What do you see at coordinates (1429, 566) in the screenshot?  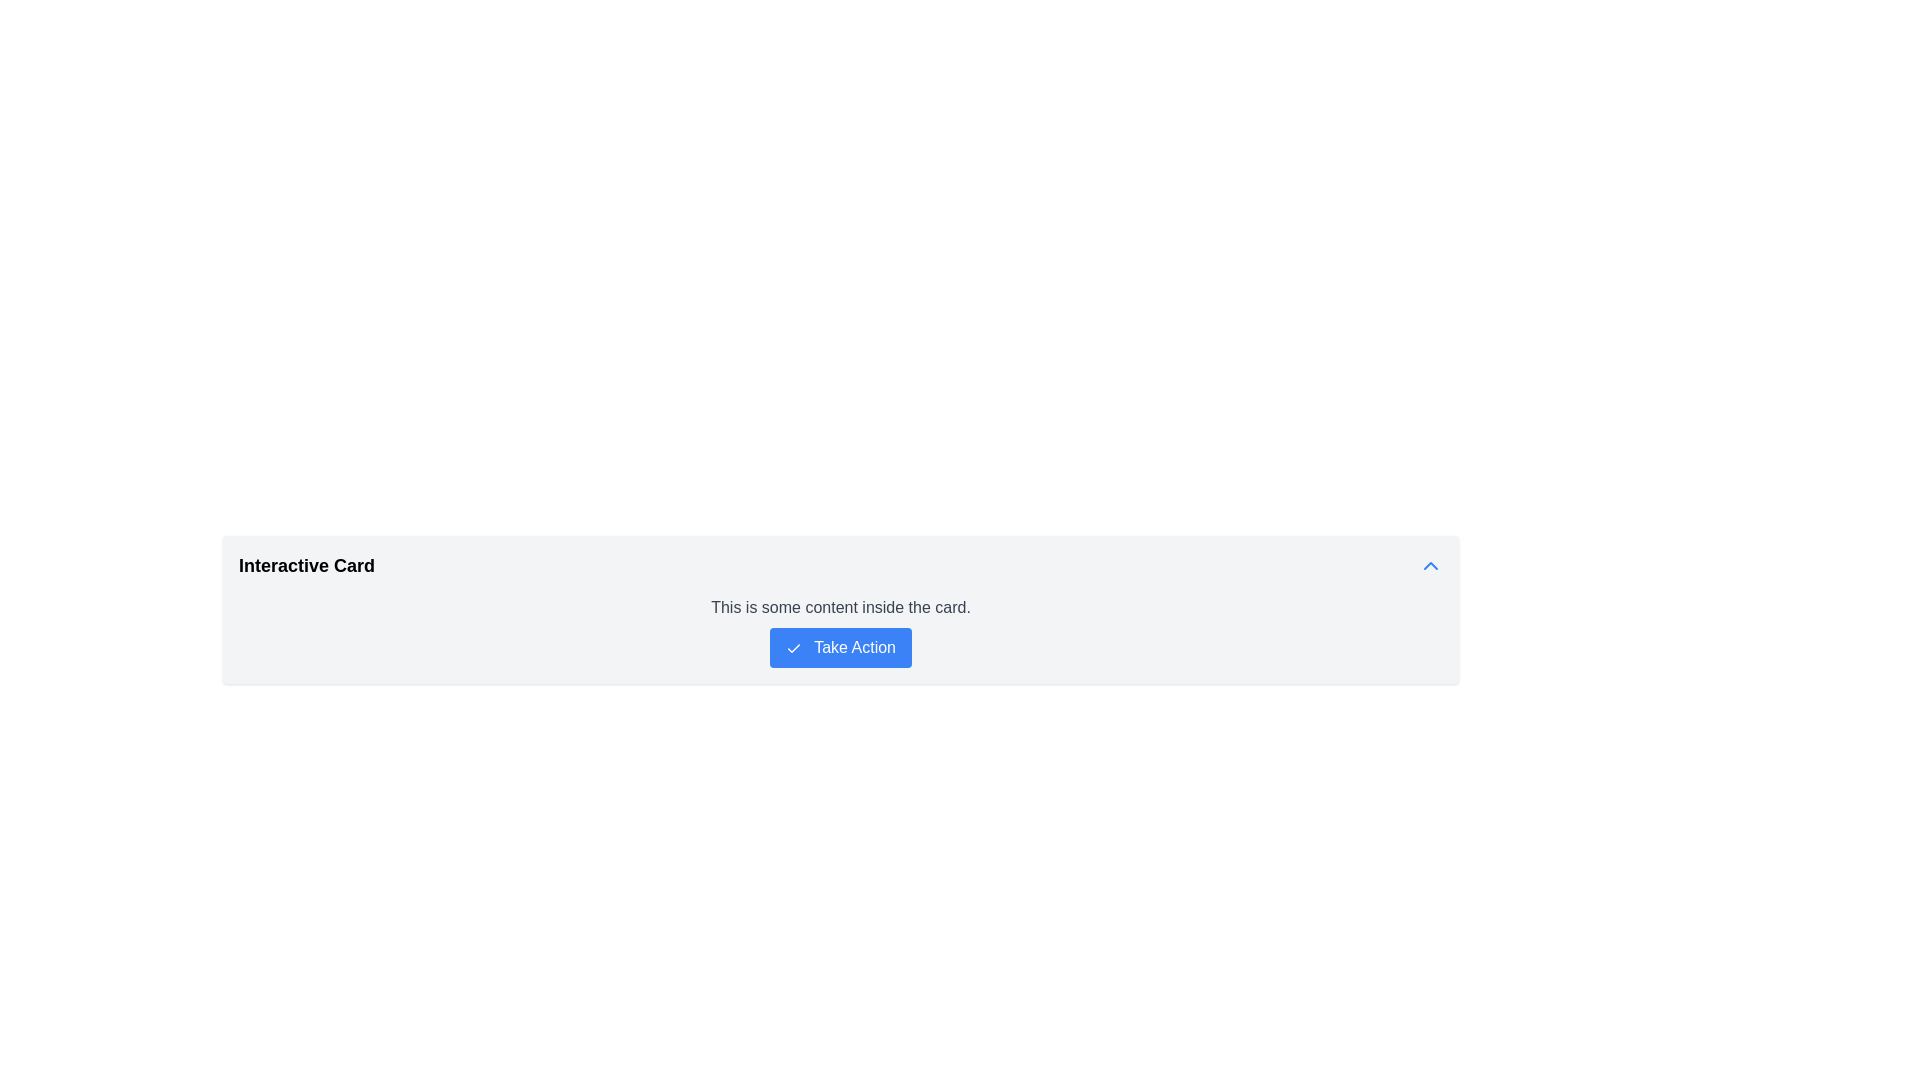 I see `the clickable icon located at the far right edge of the 'Interactive Card' to observe the style change` at bounding box center [1429, 566].